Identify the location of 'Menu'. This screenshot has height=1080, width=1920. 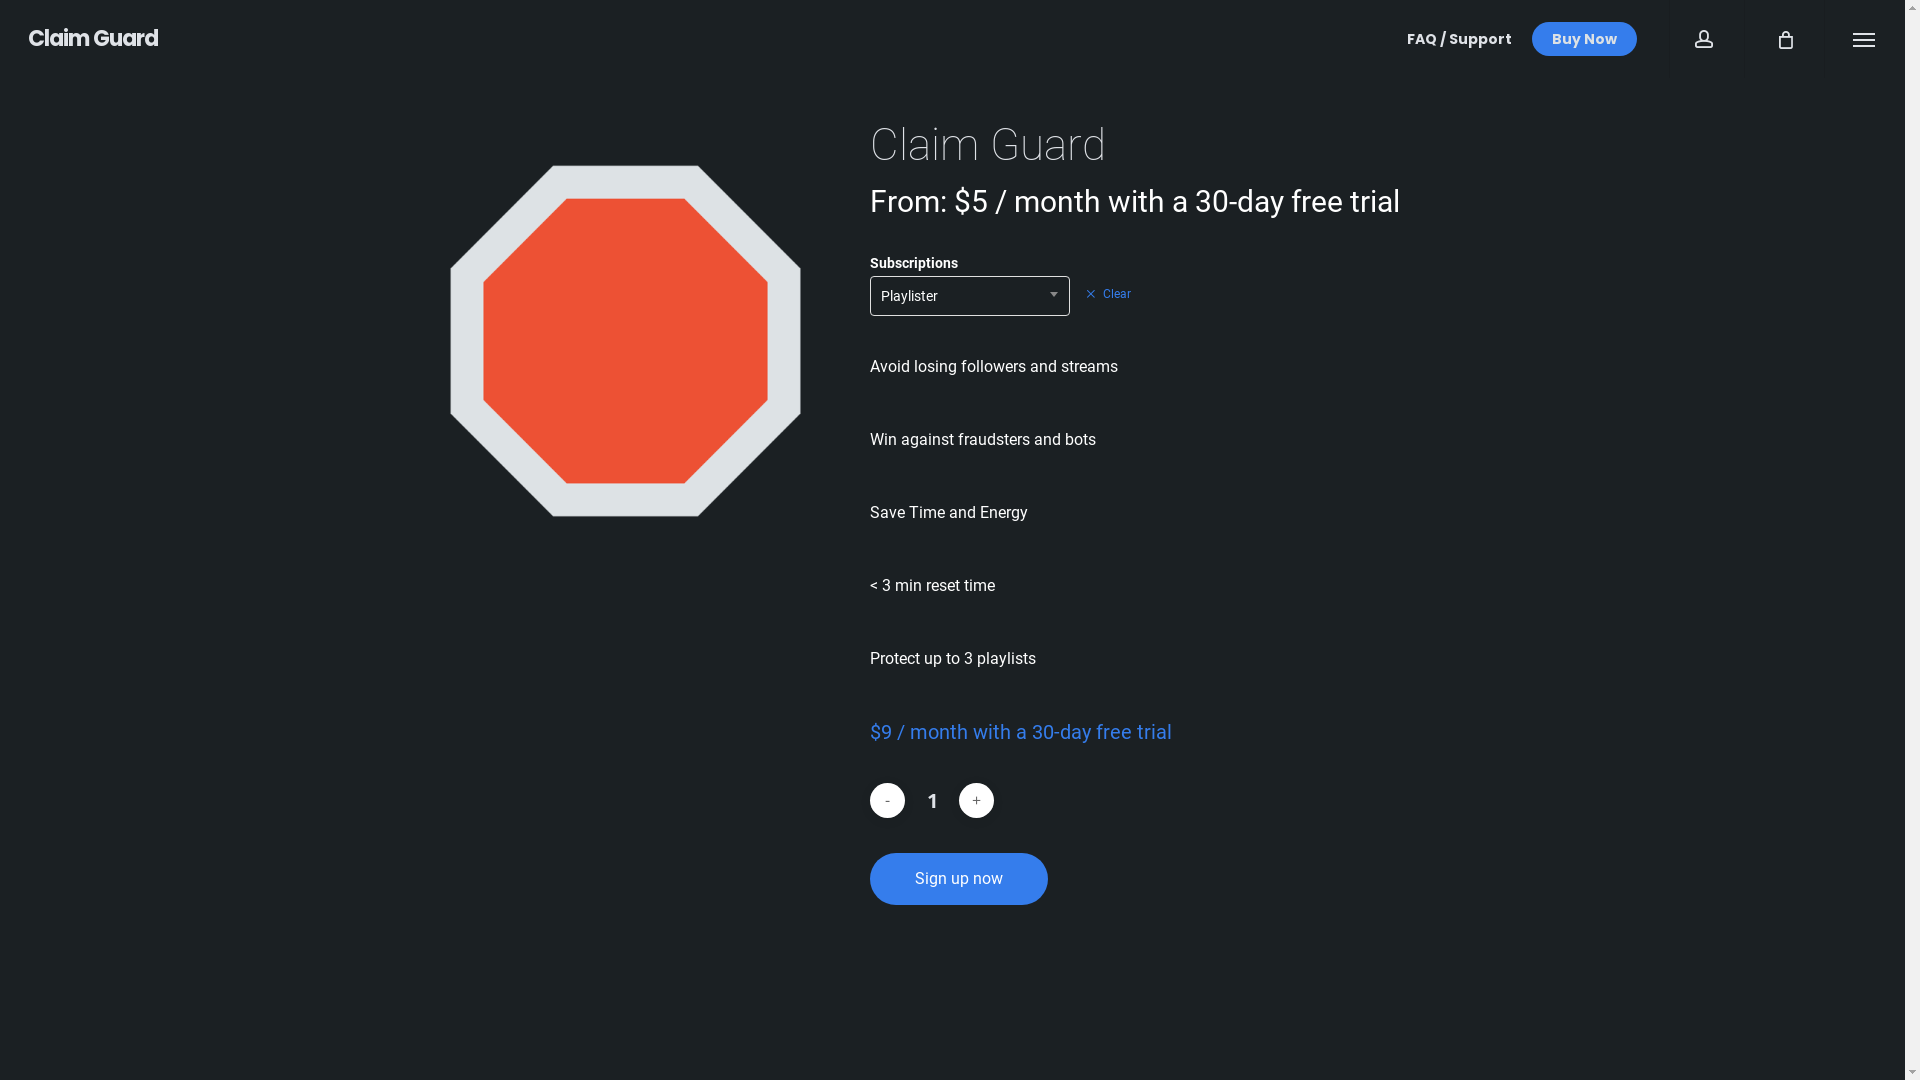
(1863, 38).